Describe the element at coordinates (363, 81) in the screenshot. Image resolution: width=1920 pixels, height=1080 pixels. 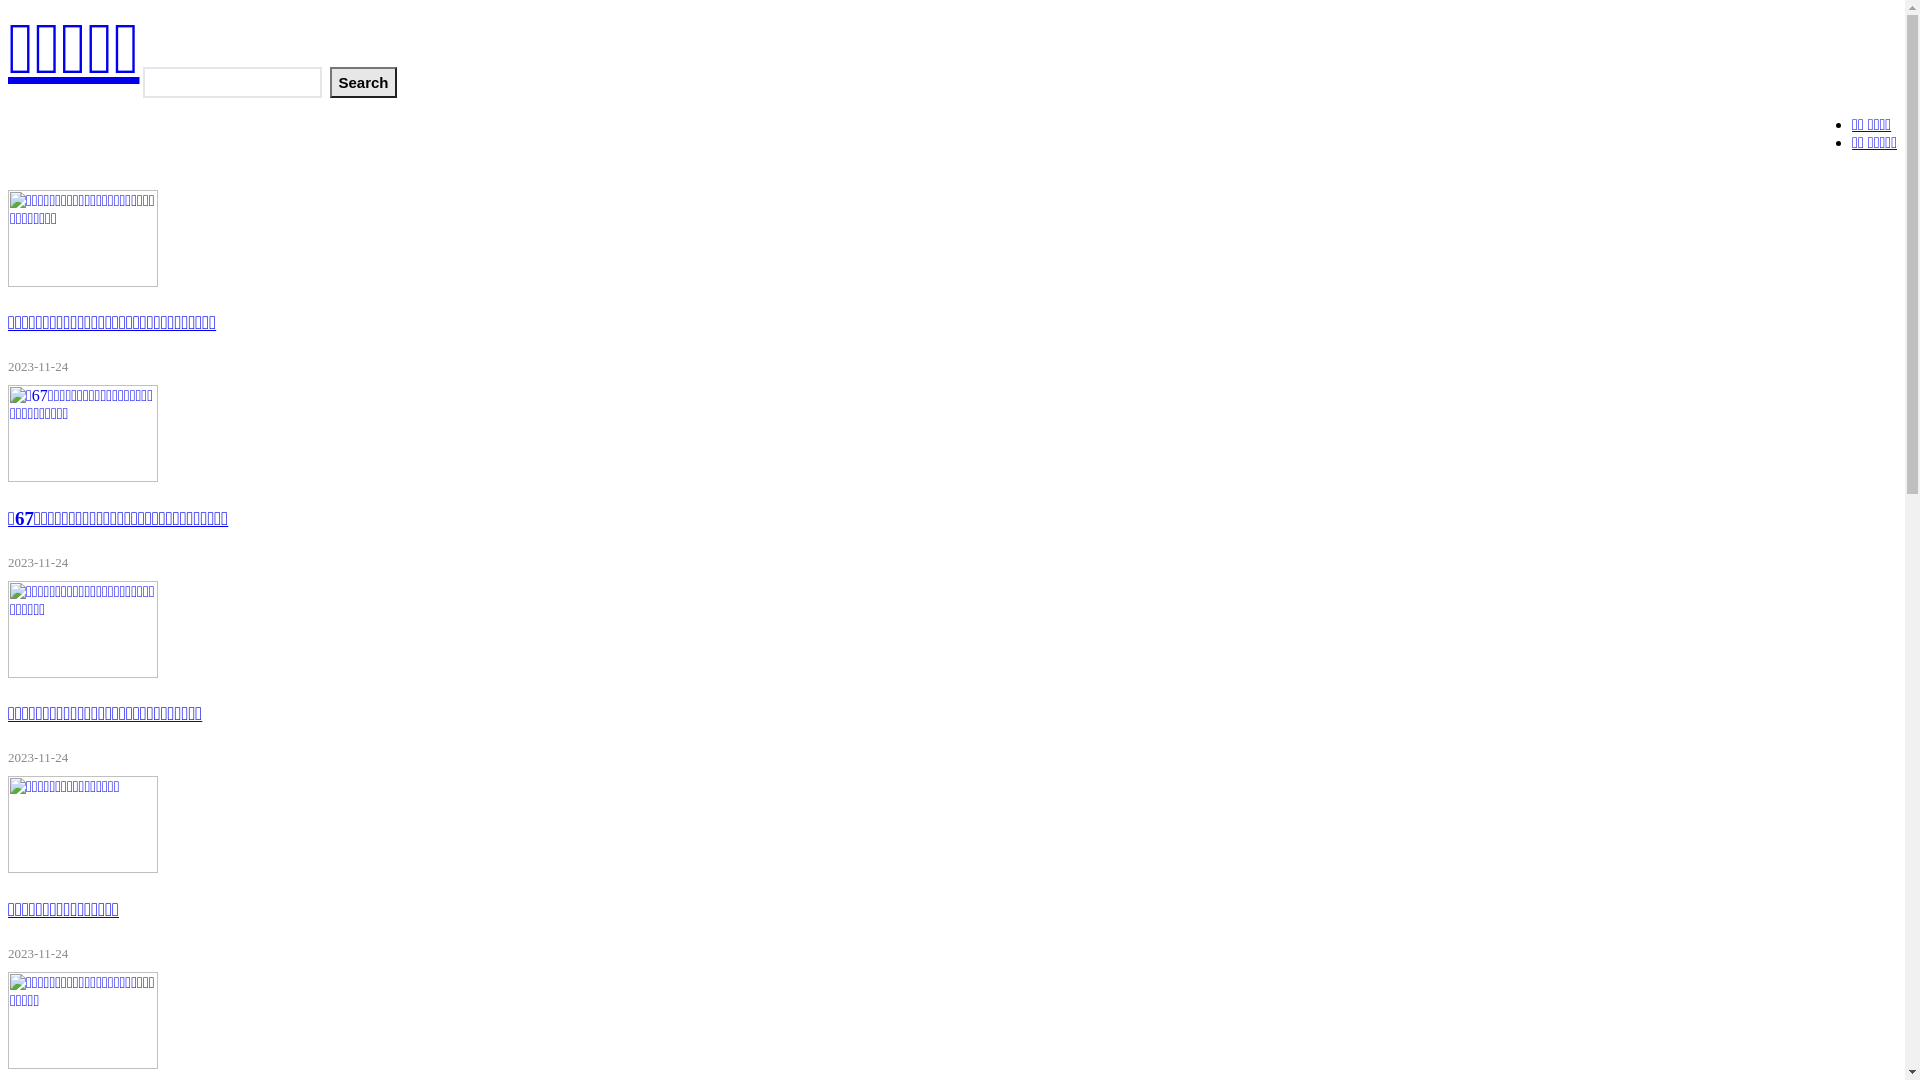
I see `'Search'` at that location.